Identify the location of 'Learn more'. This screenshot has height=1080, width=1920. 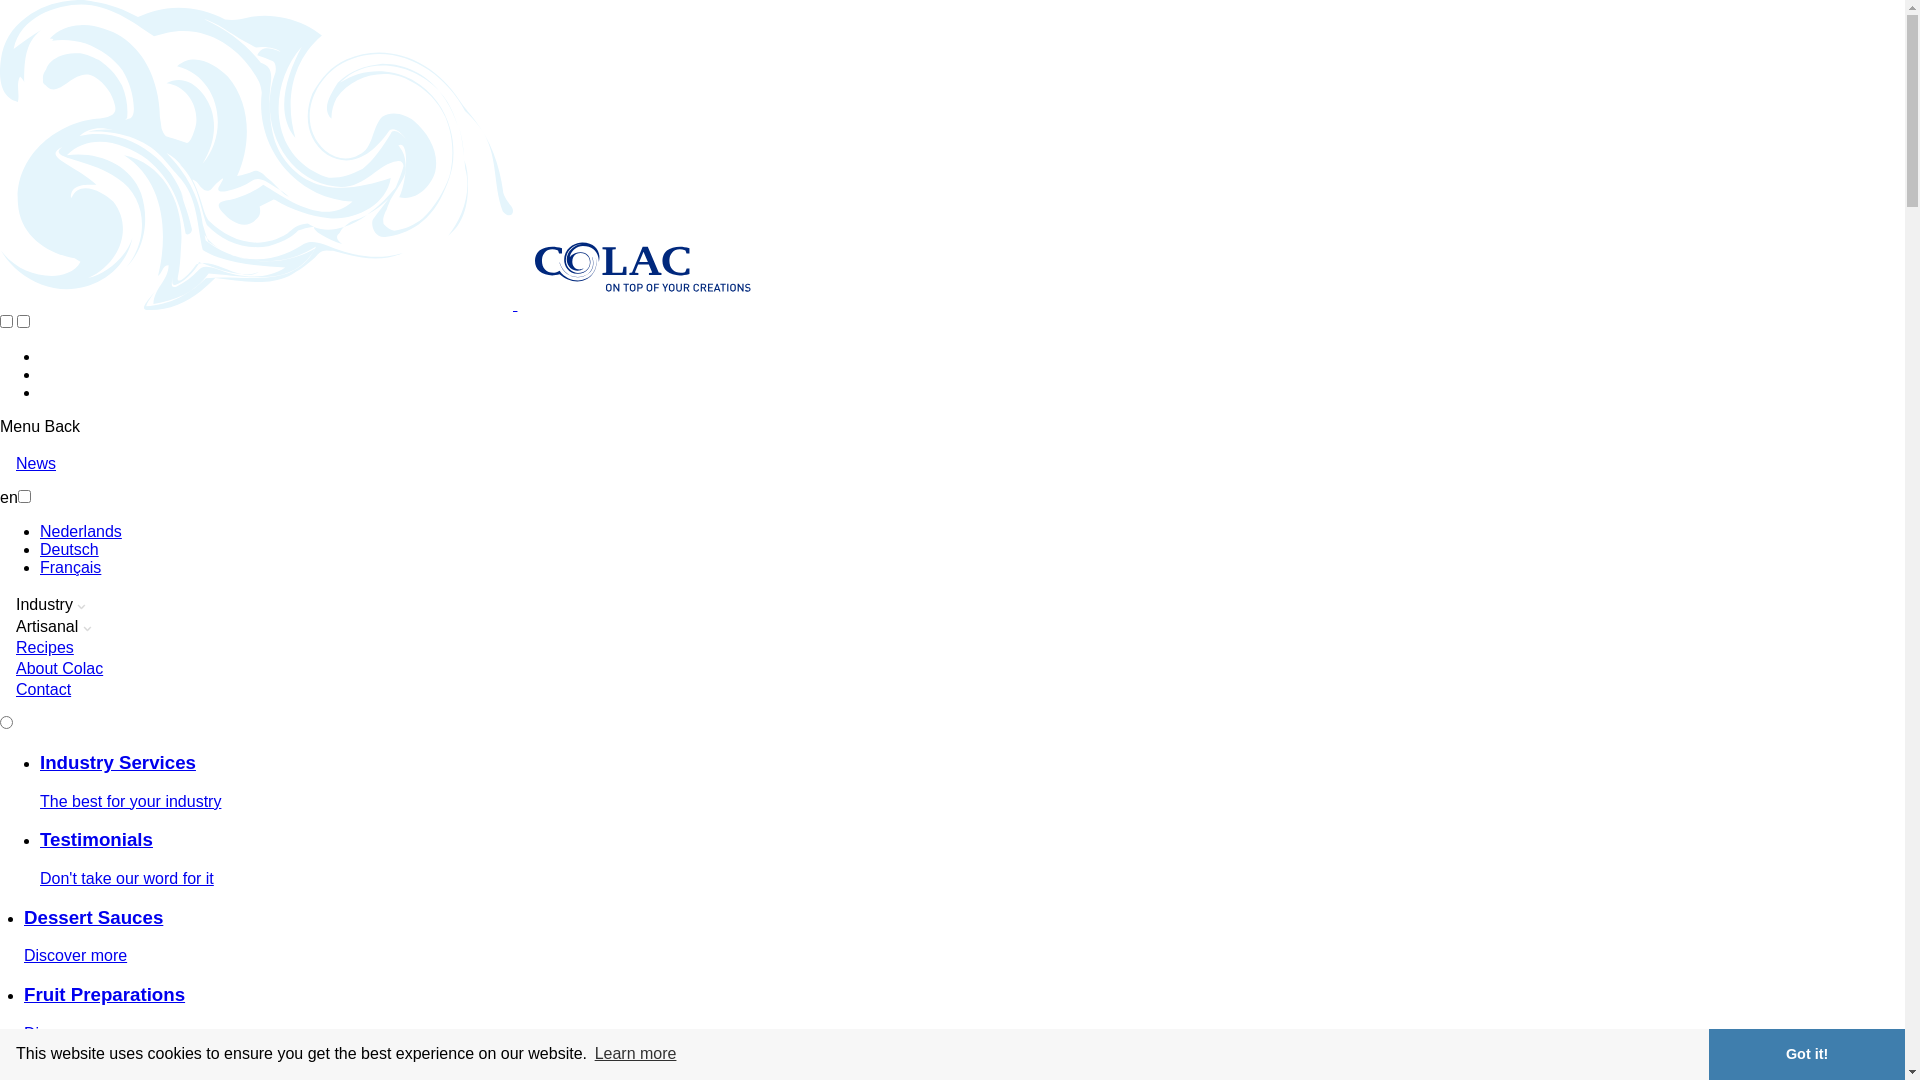
(633, 1052).